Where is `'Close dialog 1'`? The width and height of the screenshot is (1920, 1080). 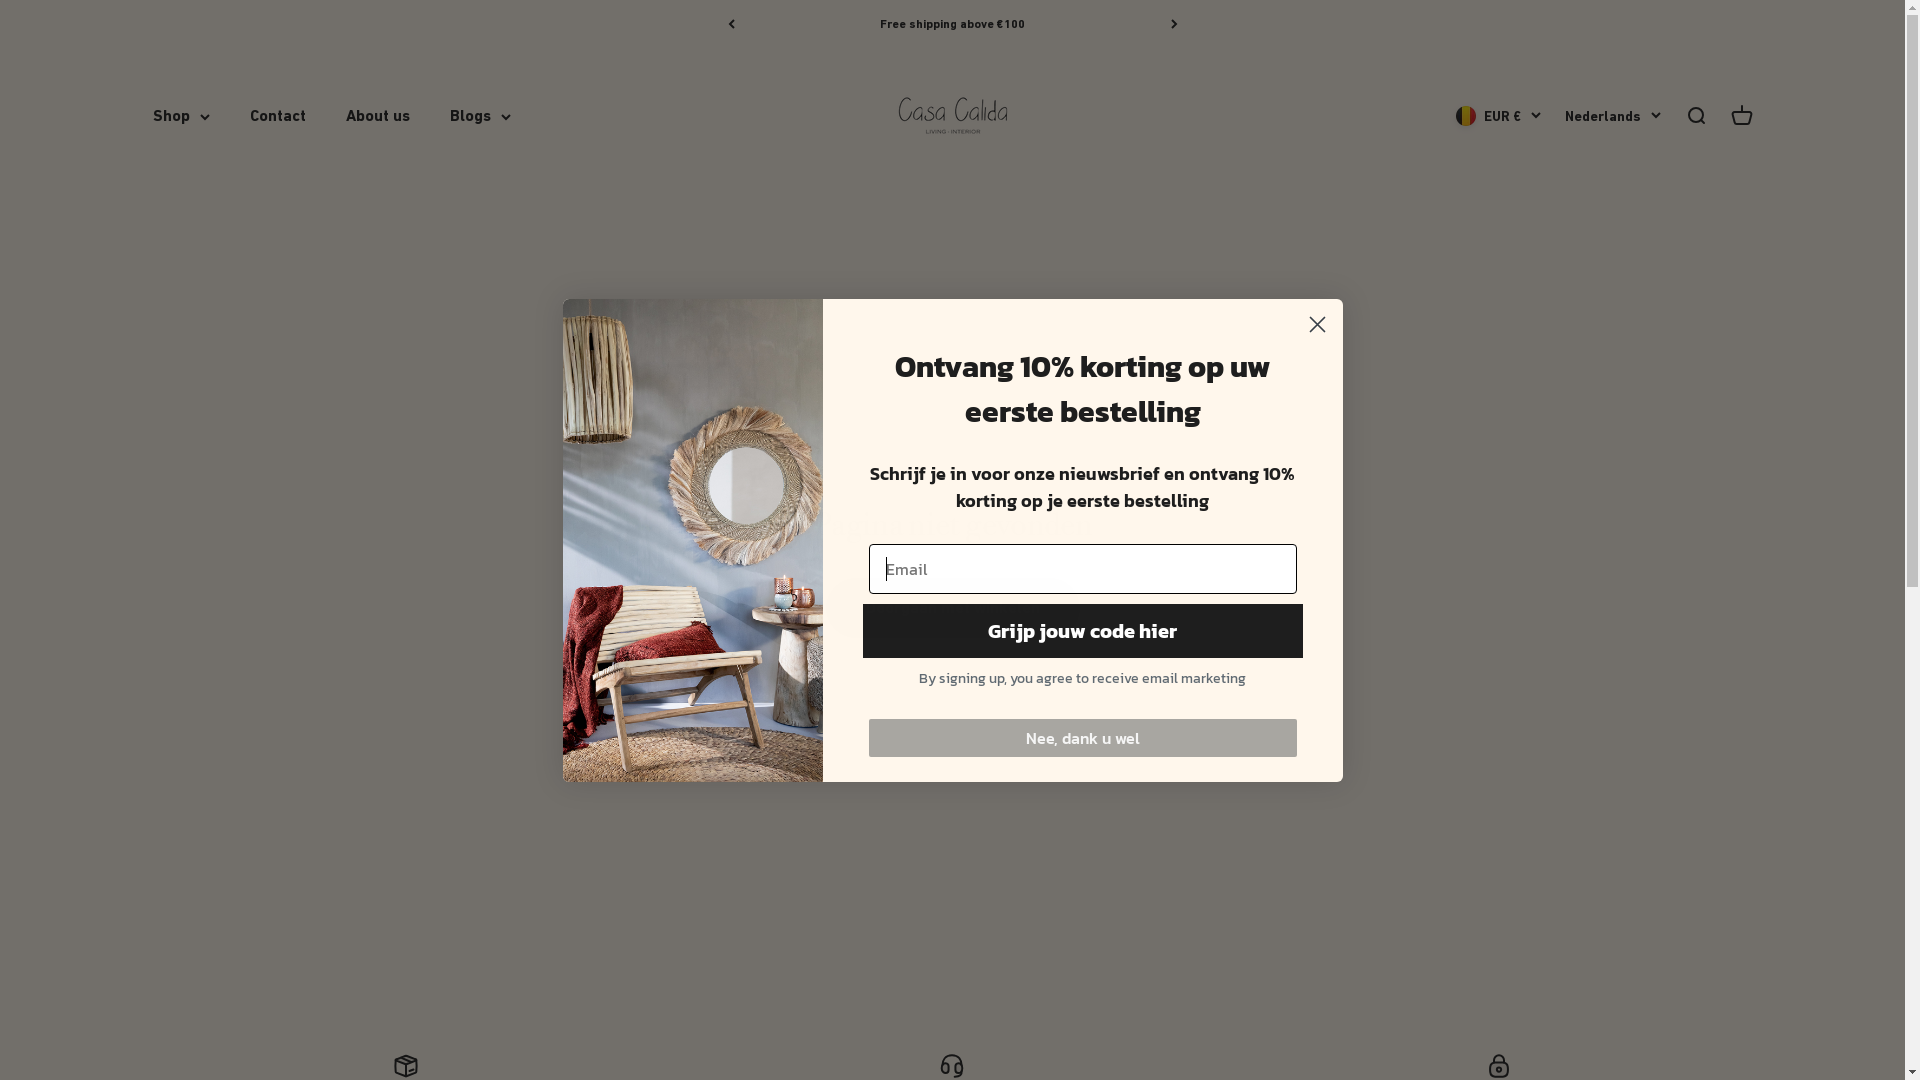
'Close dialog 1' is located at coordinates (1300, 322).